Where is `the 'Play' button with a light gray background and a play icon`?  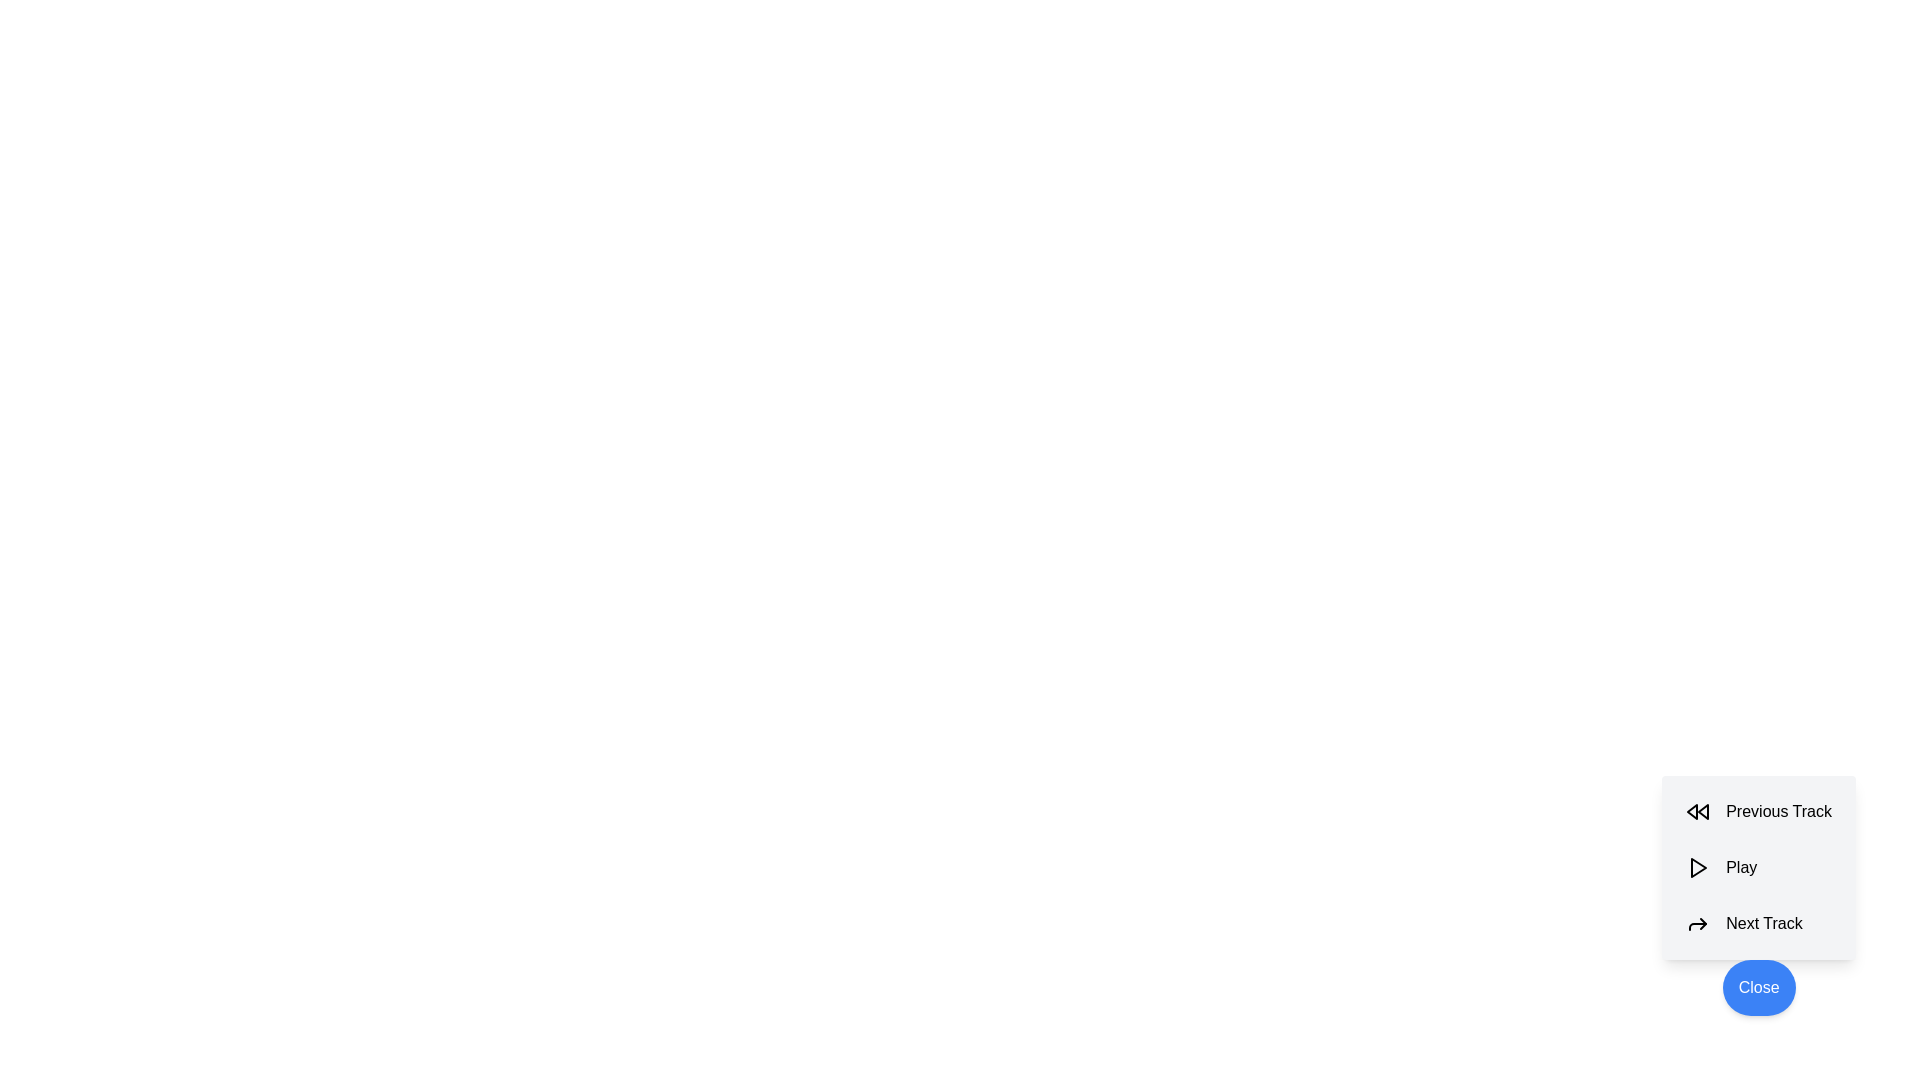
the 'Play' button with a light gray background and a play icon is located at coordinates (1758, 866).